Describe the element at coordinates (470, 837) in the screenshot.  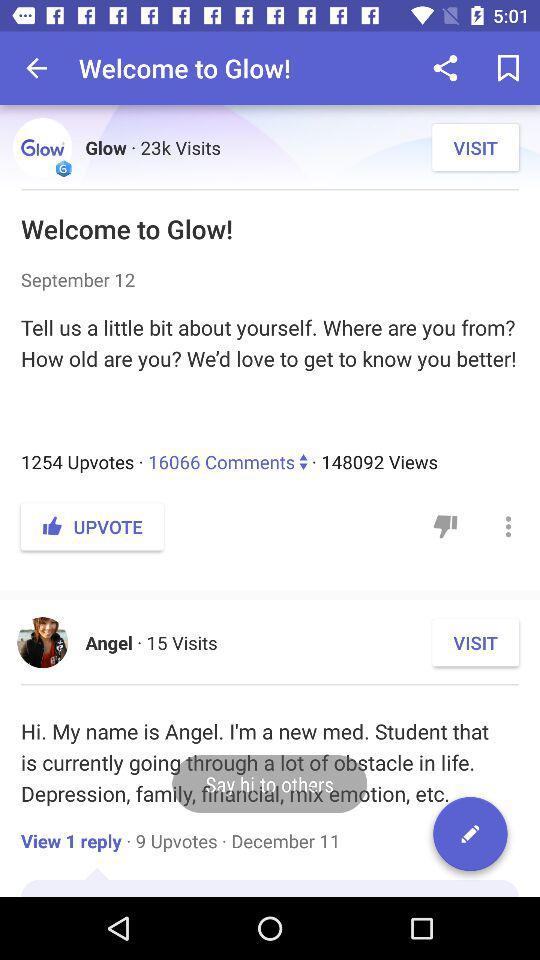
I see `the edit icon` at that location.